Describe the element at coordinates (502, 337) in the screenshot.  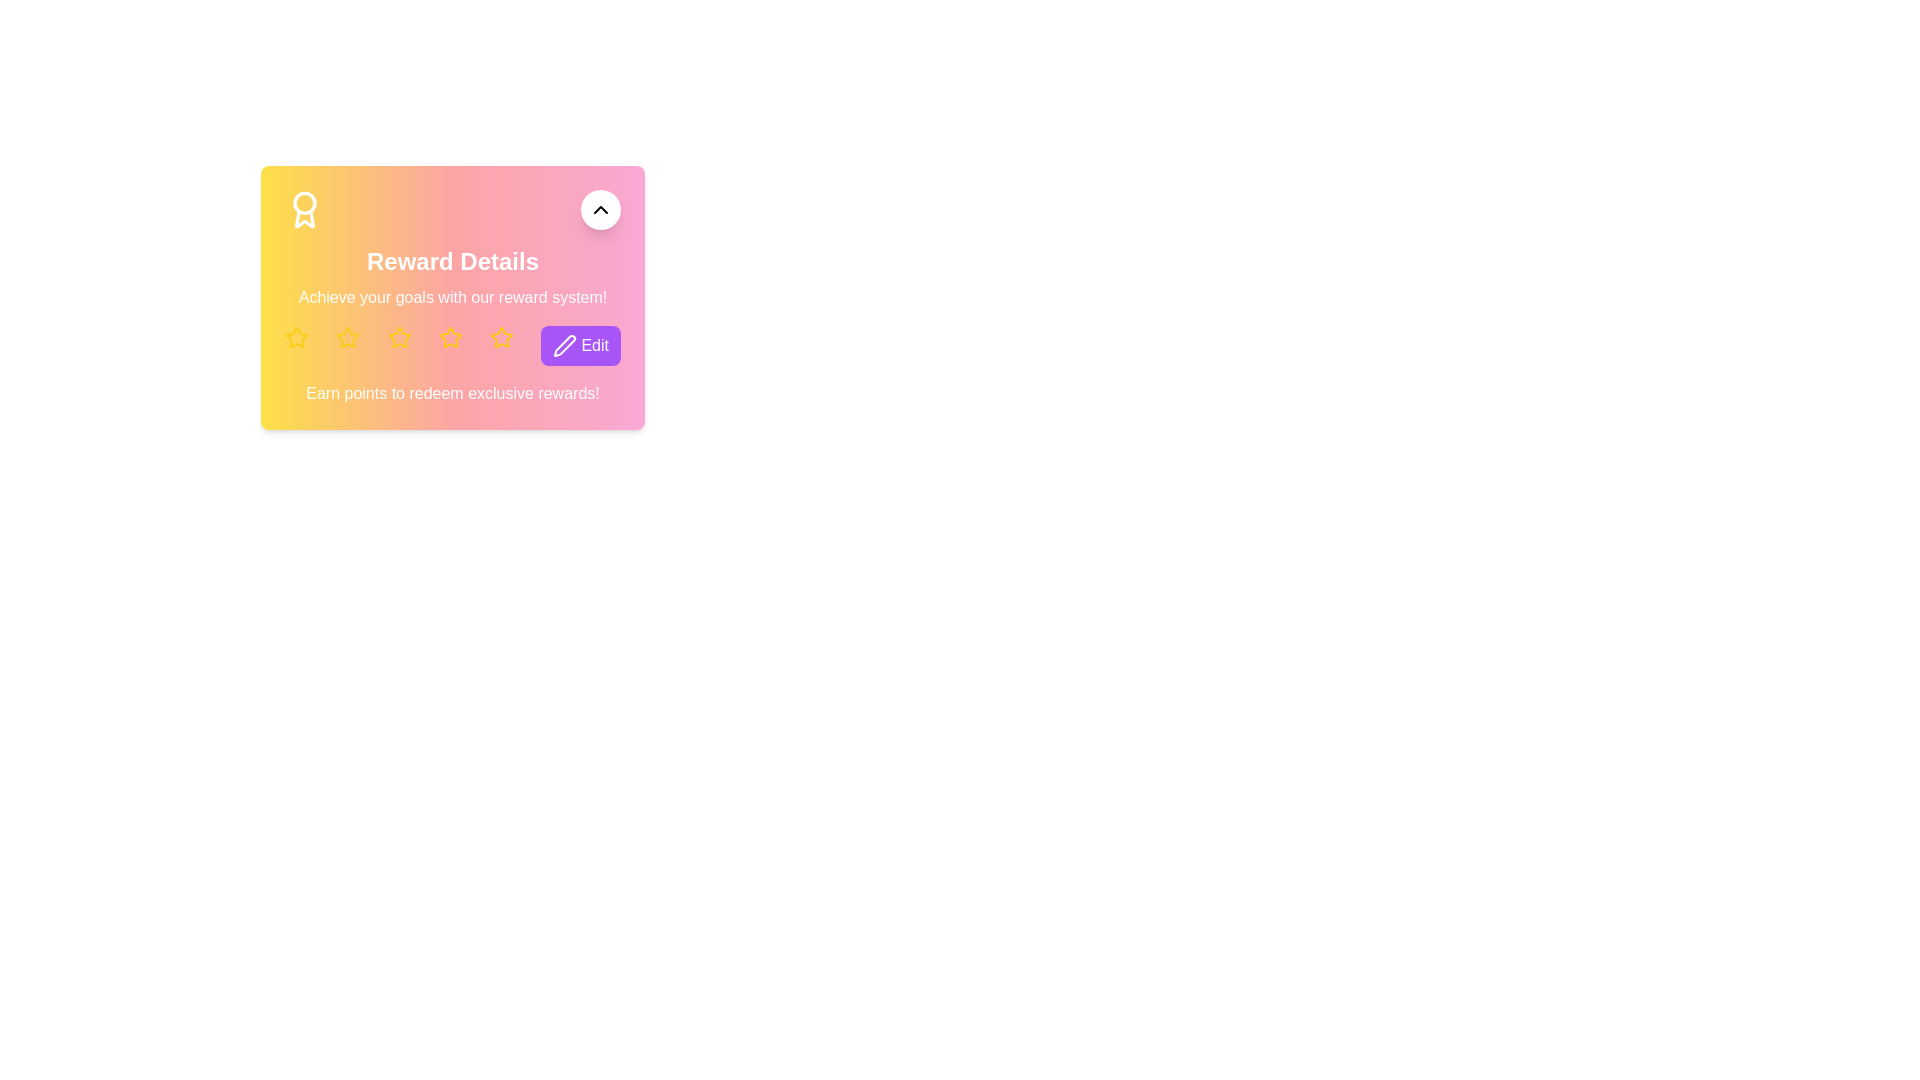
I see `the fifth yellow star icon in the horizontal row under the subtitle 'Achieve your goals with our reward system!' if interactivity is supported` at that location.